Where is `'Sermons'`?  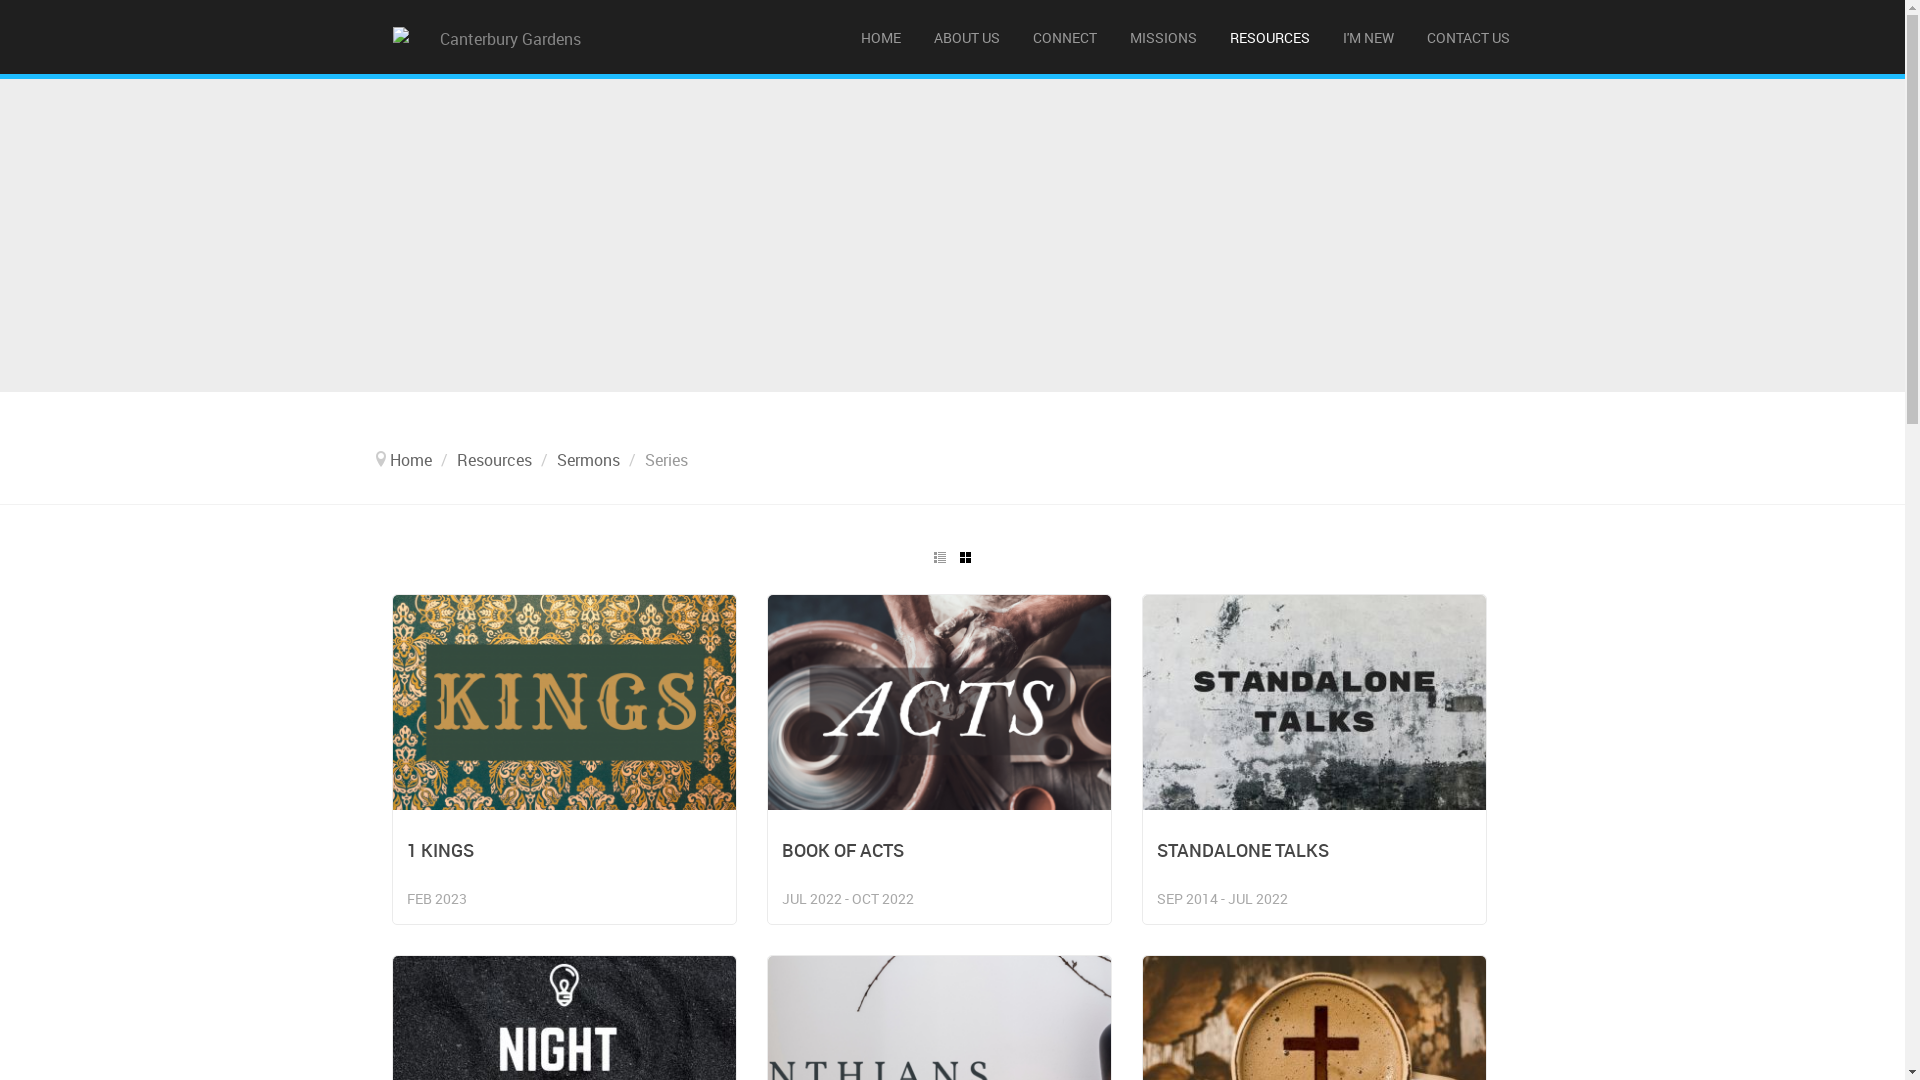
'Sermons' is located at coordinates (586, 459).